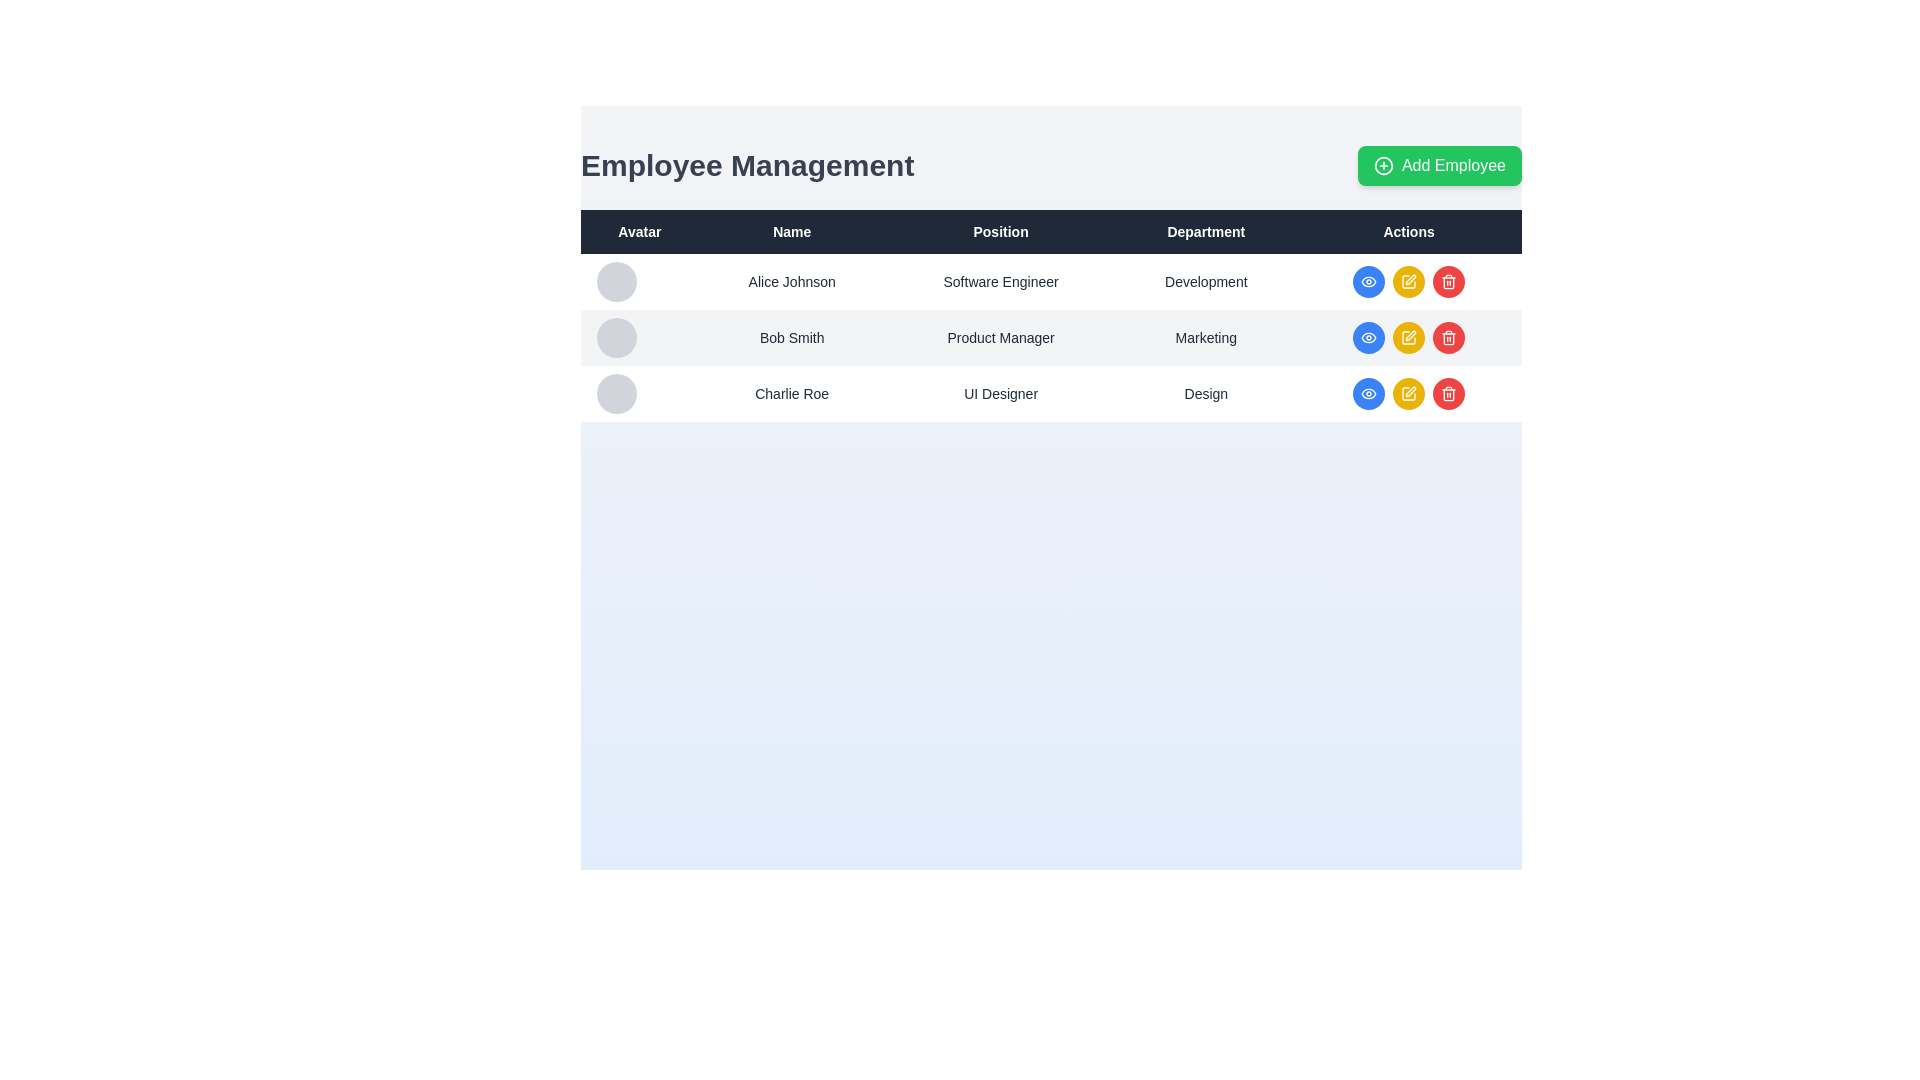 The width and height of the screenshot is (1920, 1080). What do you see at coordinates (1367, 337) in the screenshot?
I see `the eye icon button located in the 'Actions' column of the second row of the table` at bounding box center [1367, 337].